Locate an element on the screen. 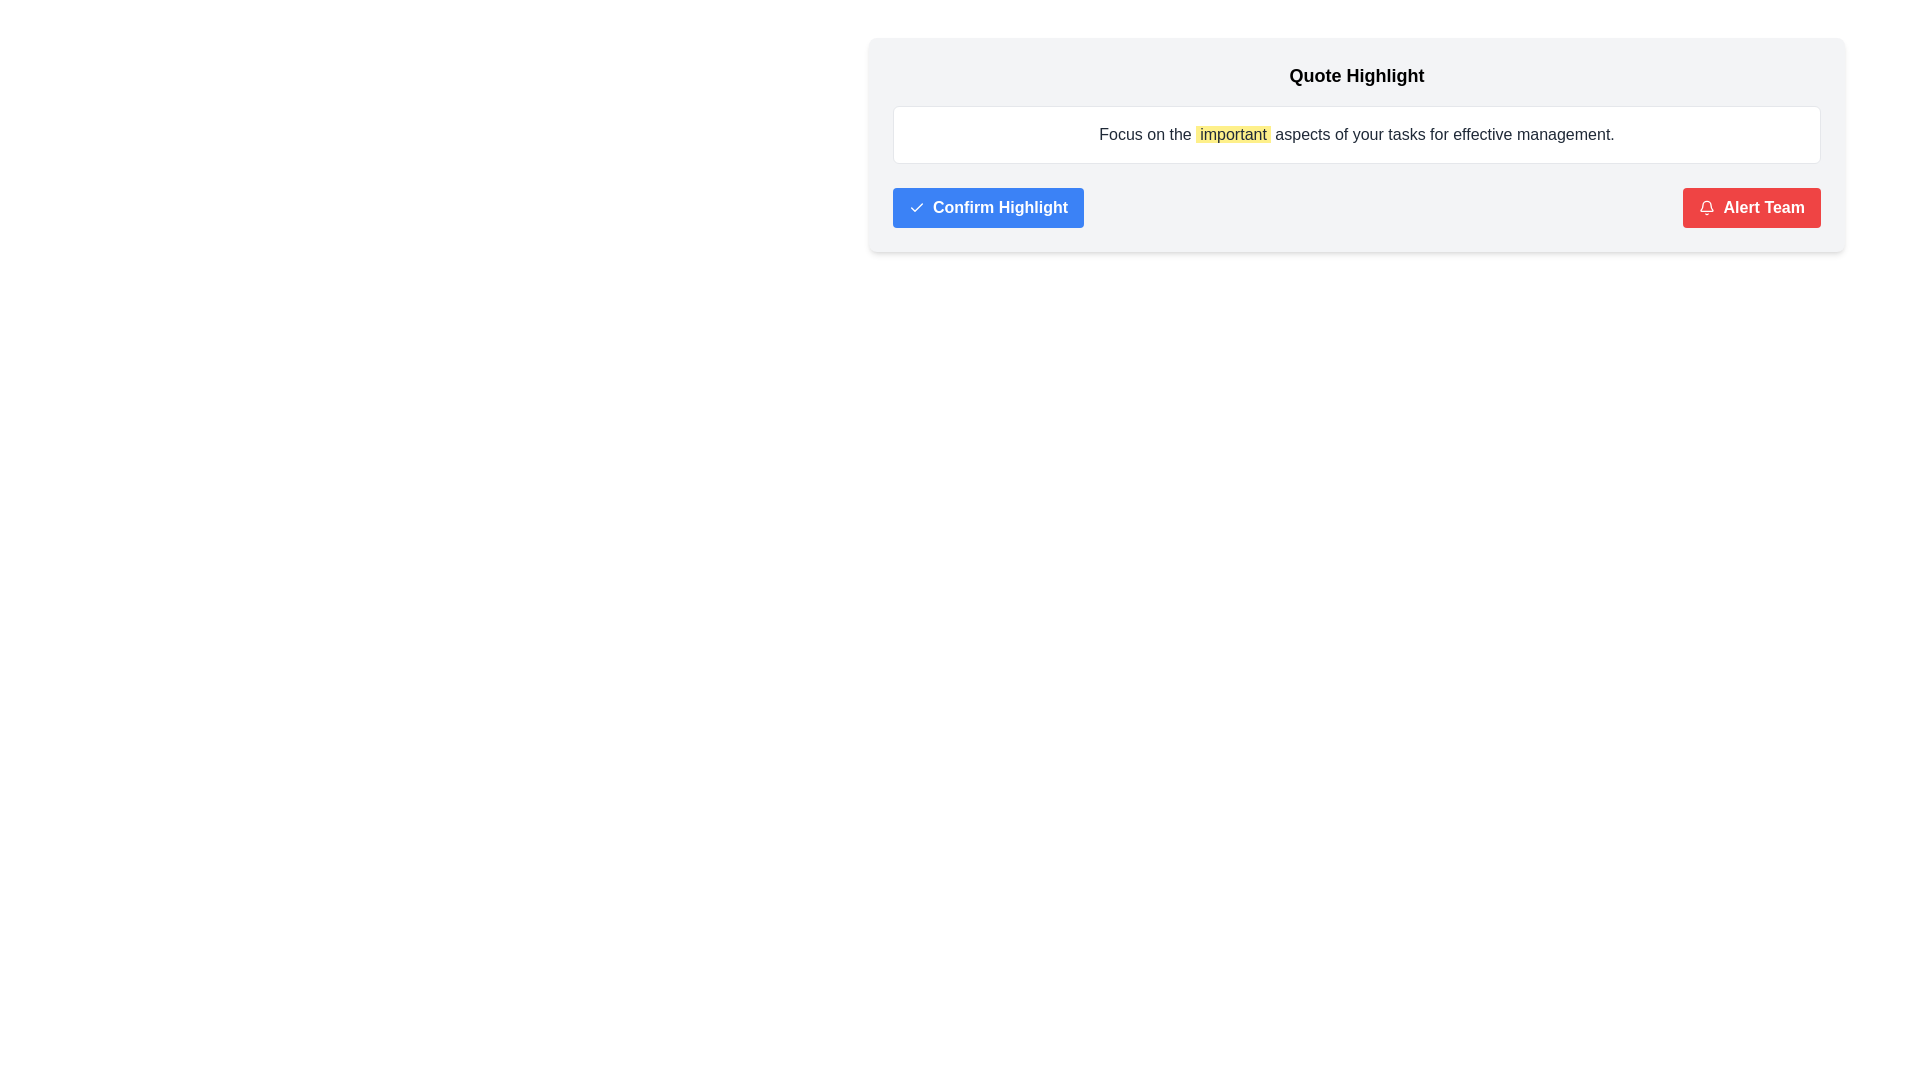  the bold title 'Quote Highlight' located centrally at the top of the content card is located at coordinates (1357, 75).